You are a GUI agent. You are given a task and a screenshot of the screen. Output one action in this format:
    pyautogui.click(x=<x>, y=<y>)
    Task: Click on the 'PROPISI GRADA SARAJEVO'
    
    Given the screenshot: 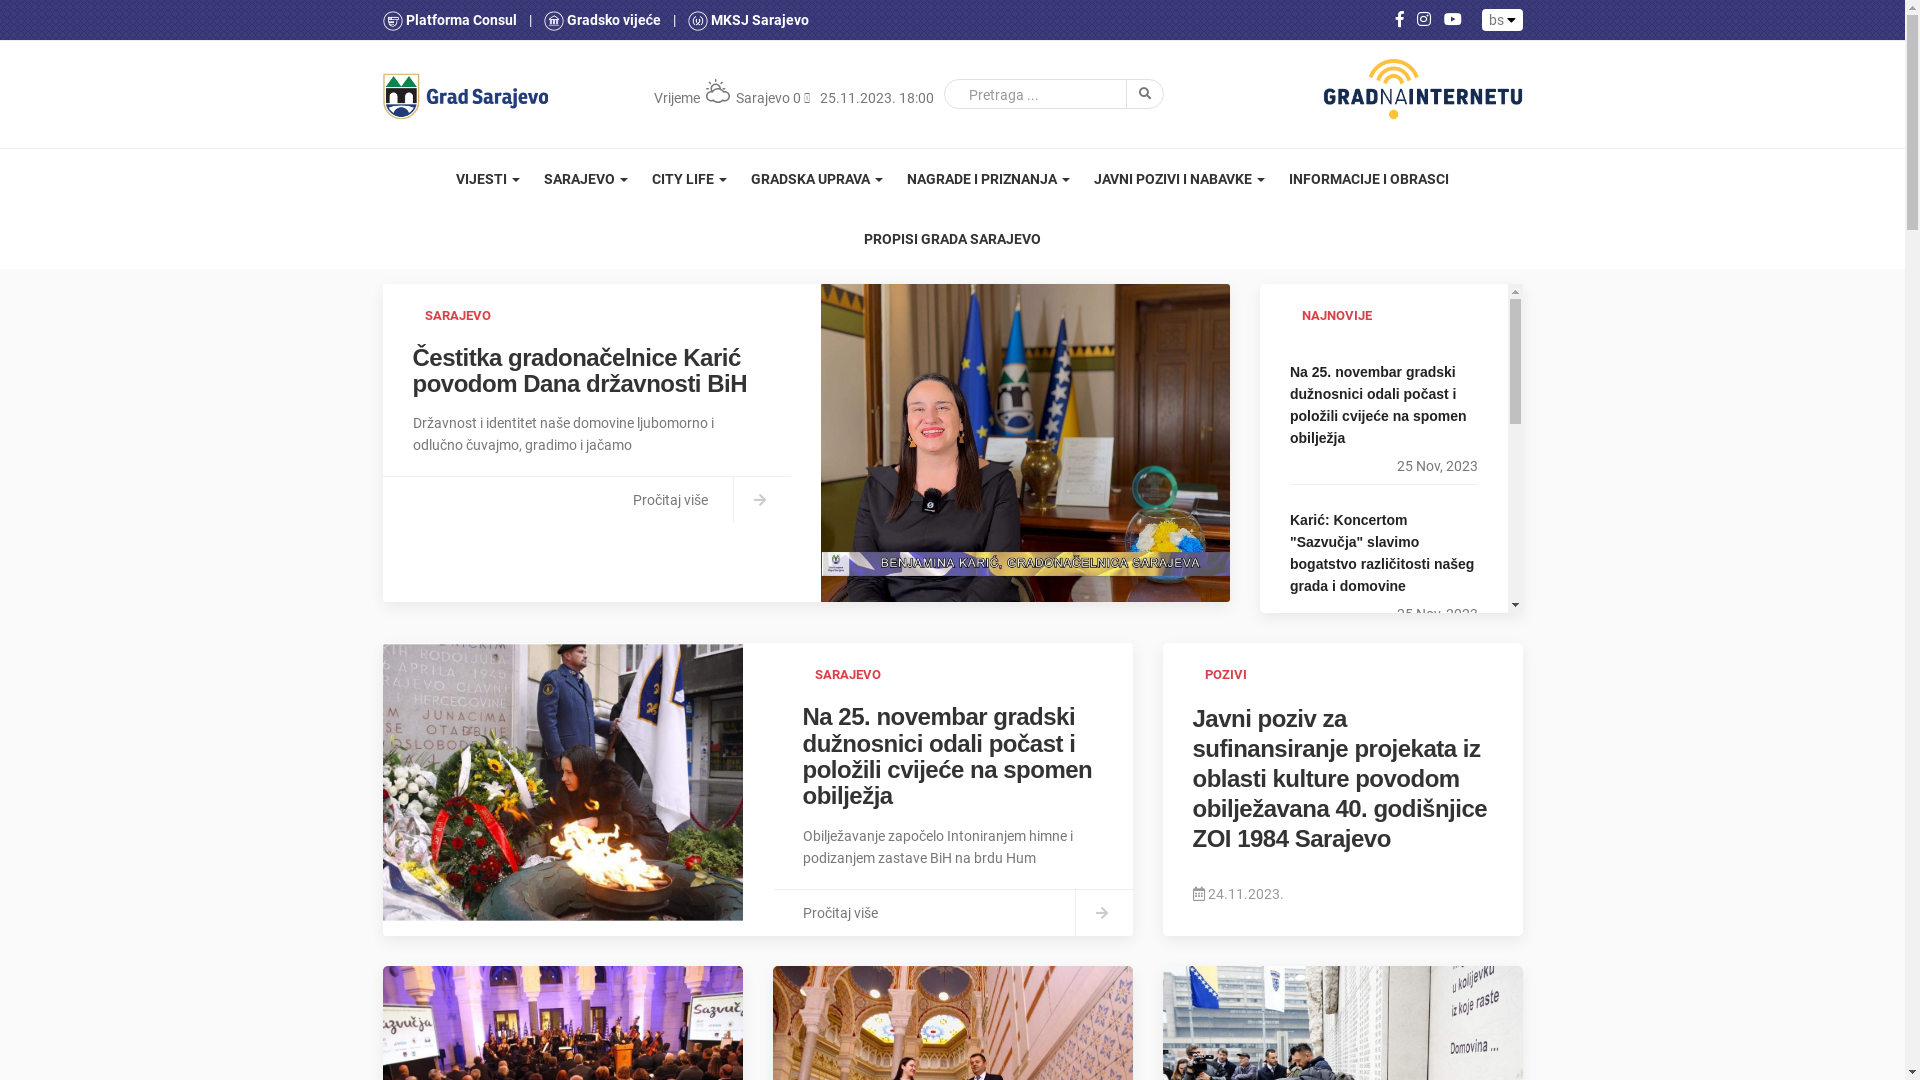 What is the action you would take?
    pyautogui.click(x=951, y=238)
    